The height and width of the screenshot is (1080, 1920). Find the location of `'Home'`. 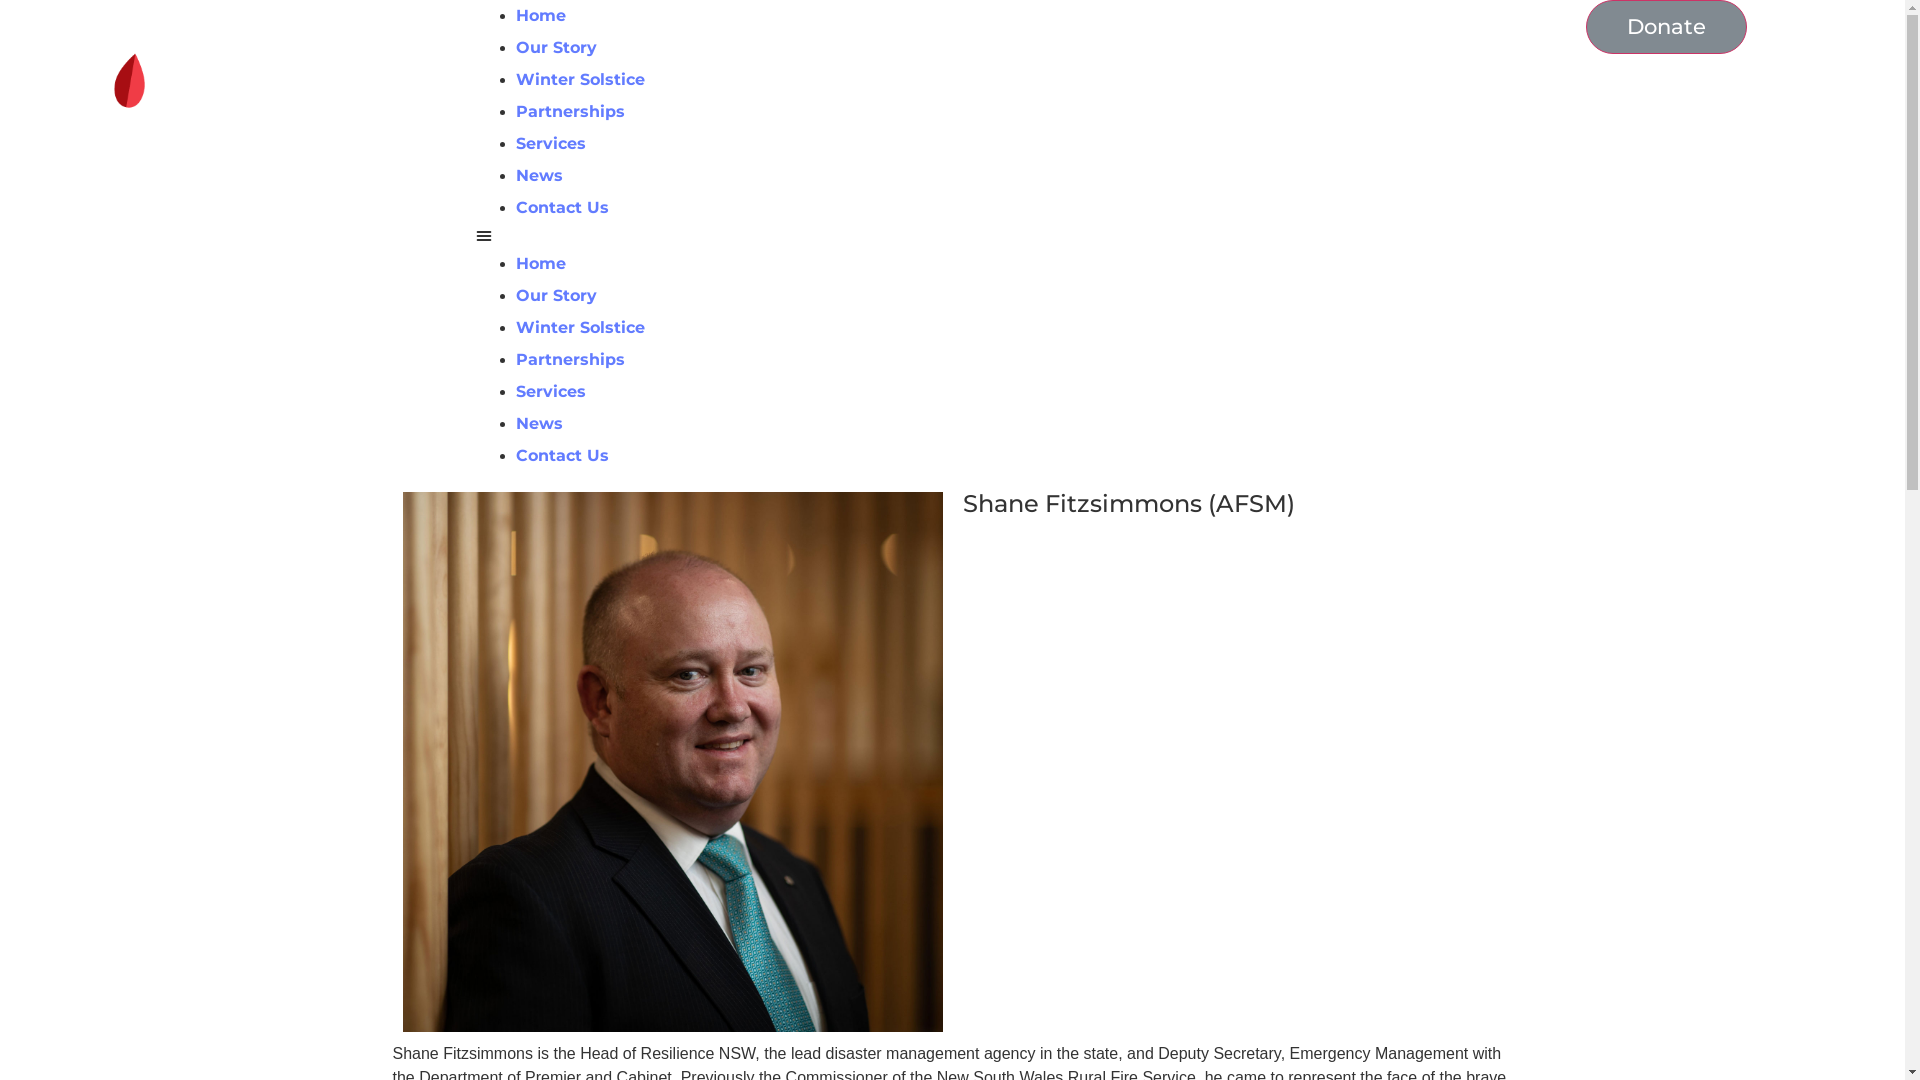

'Home' is located at coordinates (541, 15).